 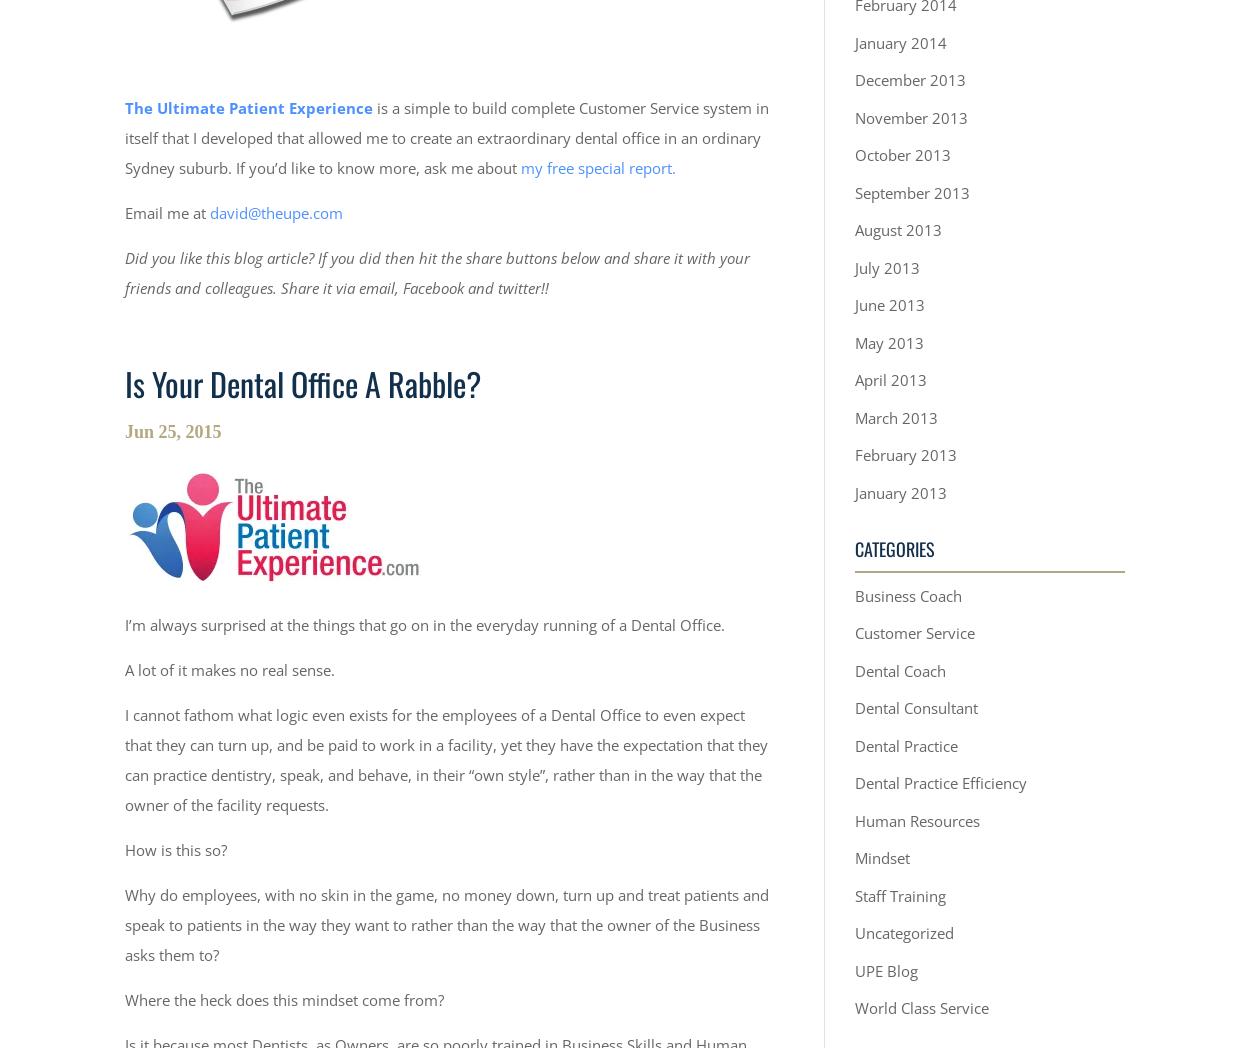 What do you see at coordinates (125, 924) in the screenshot?
I see `'Why do employees, with no skin in the game, no money down, turn up and treat patients and speak to patients in the way they want to rather than the way that the owner of the Business asks them to?'` at bounding box center [125, 924].